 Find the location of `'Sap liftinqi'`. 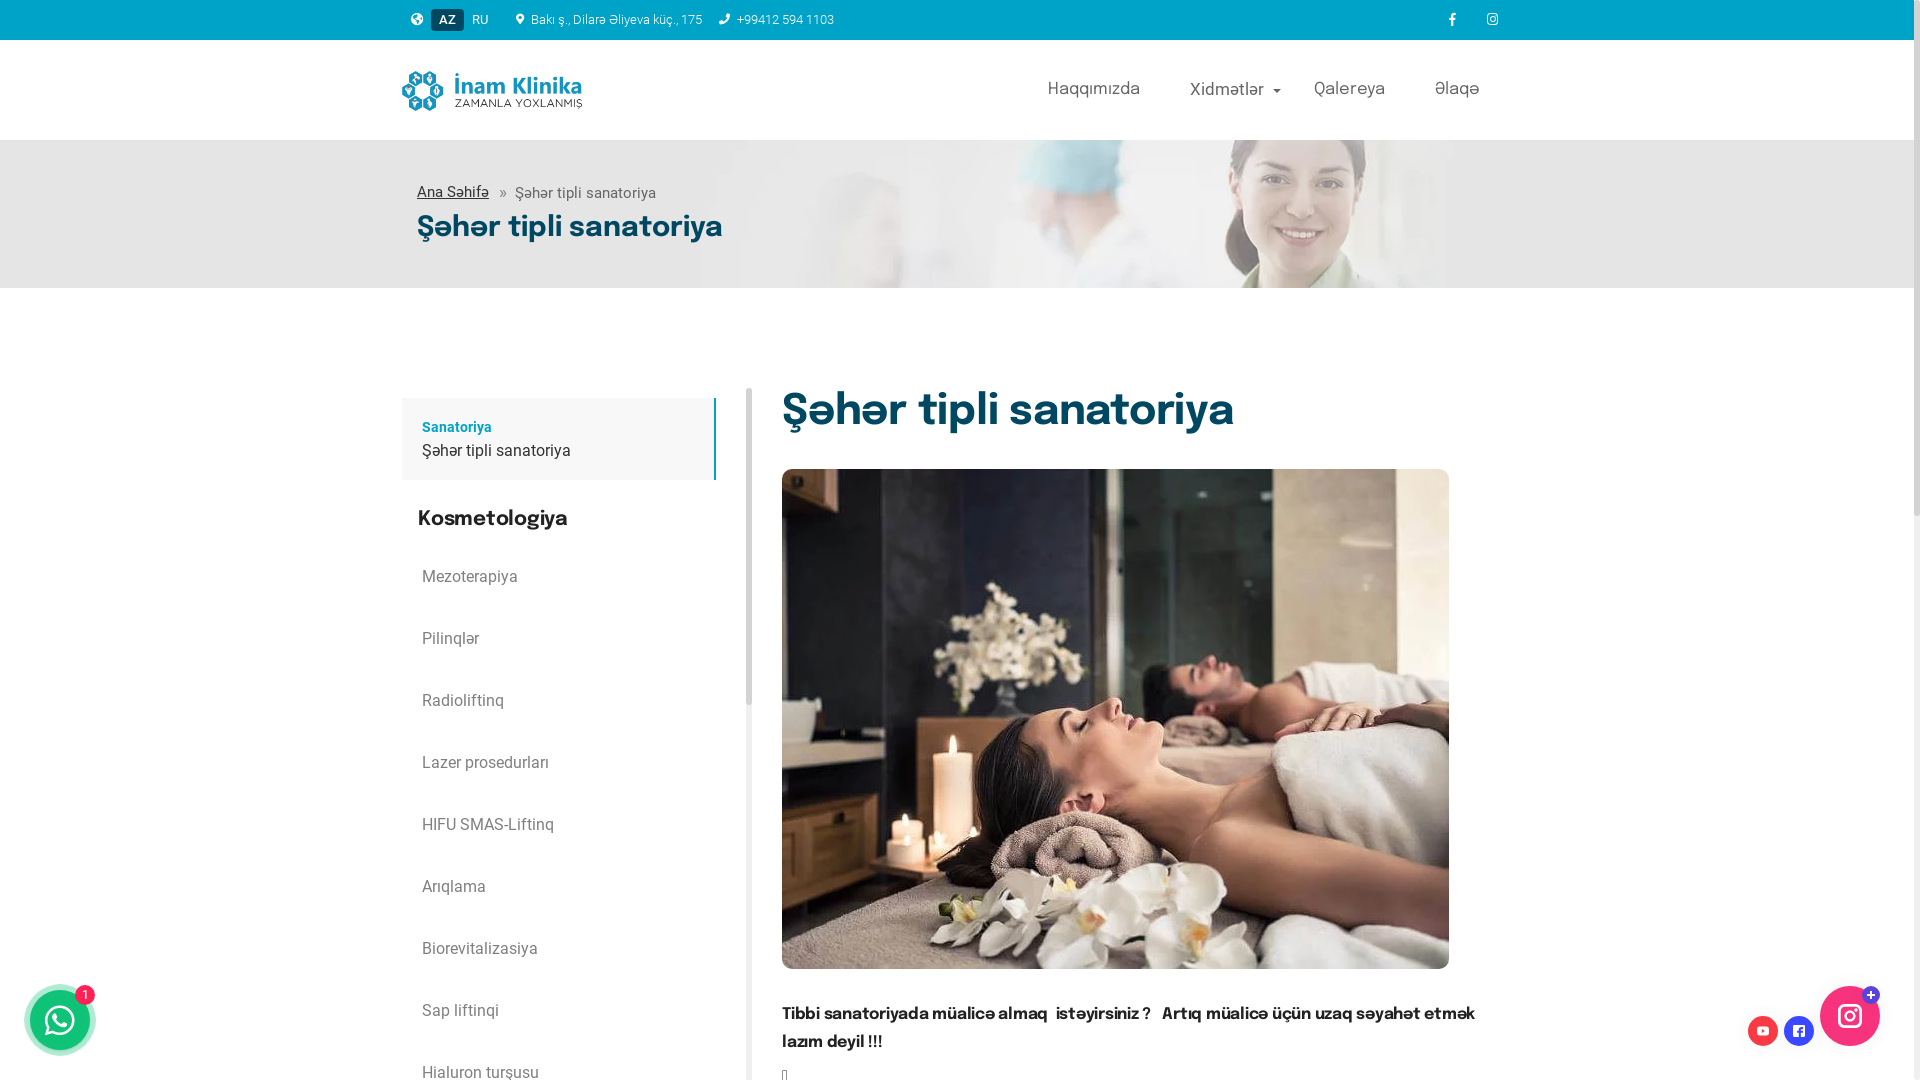

'Sap liftinqi' is located at coordinates (558, 1010).